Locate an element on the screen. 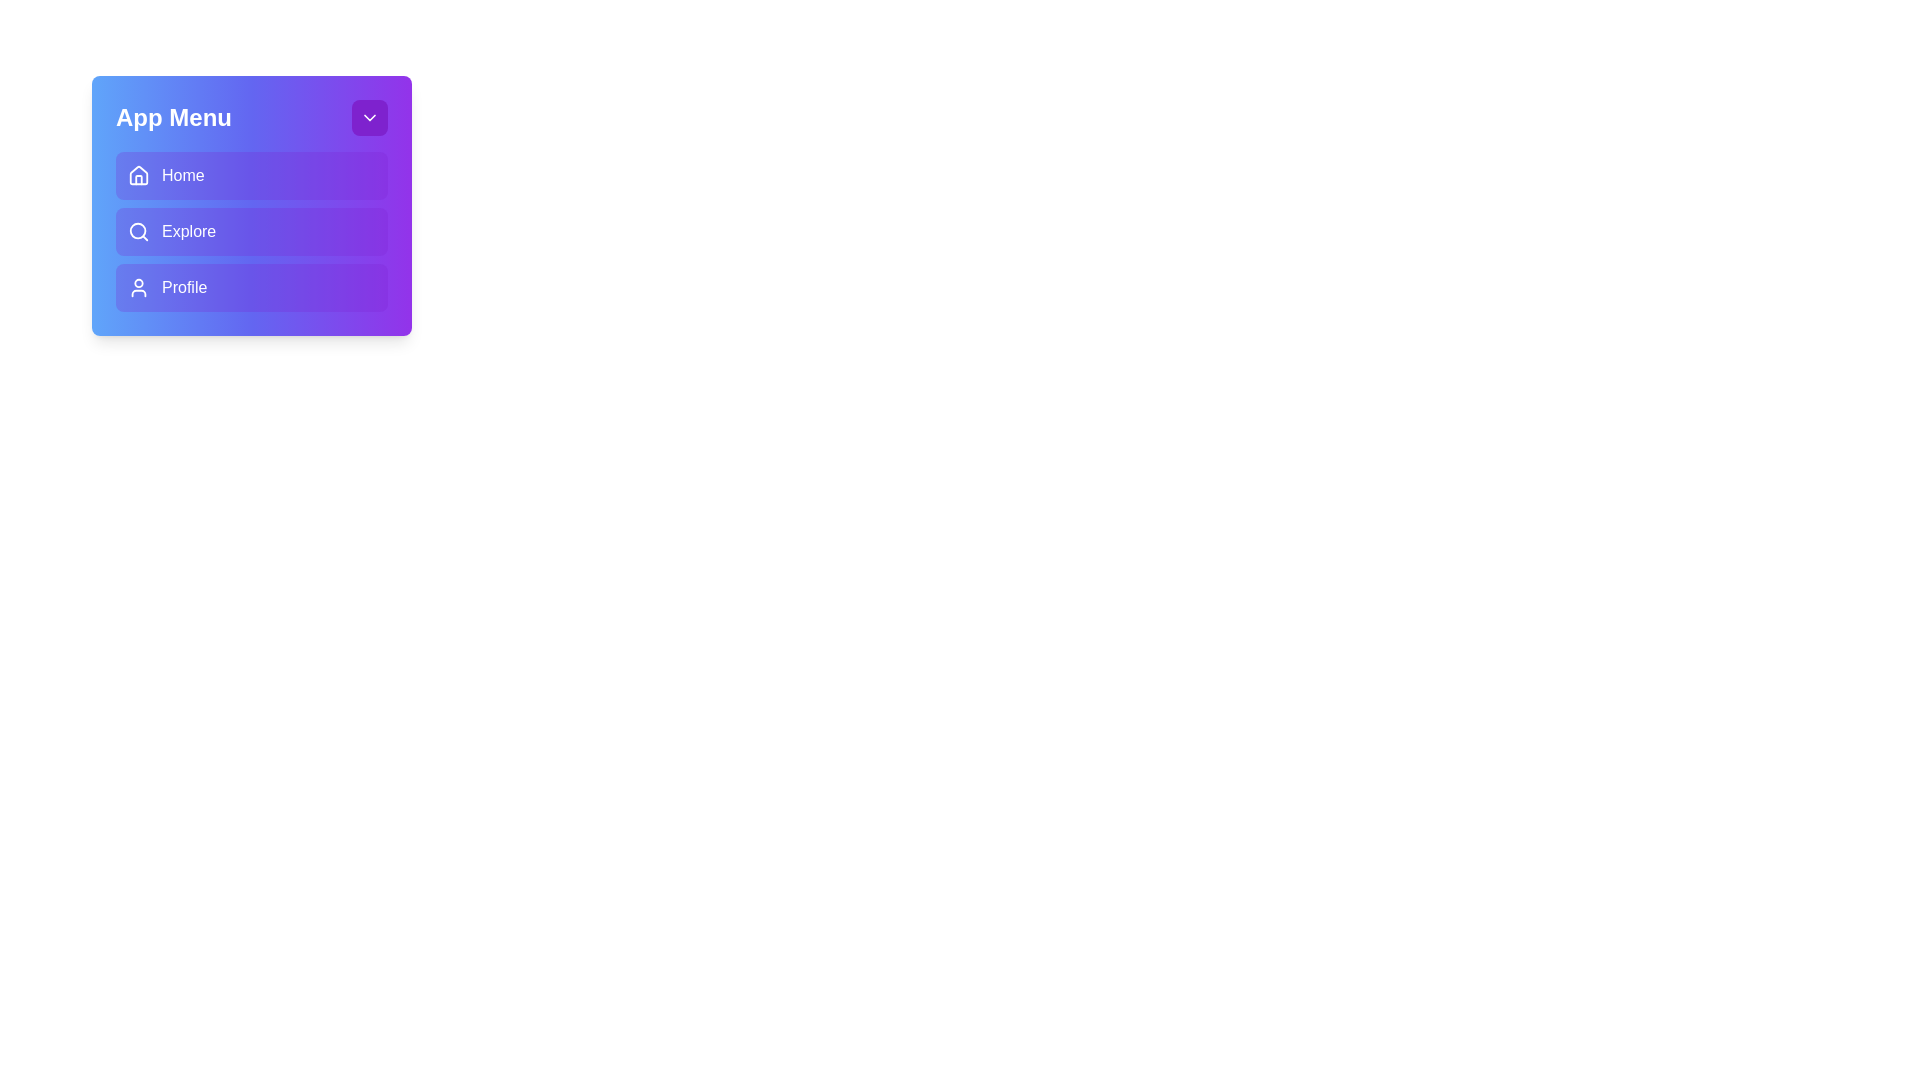 Image resolution: width=1920 pixels, height=1080 pixels. the house-shaped icon next to the 'Home' text in the vertical menu layout is located at coordinates (138, 175).